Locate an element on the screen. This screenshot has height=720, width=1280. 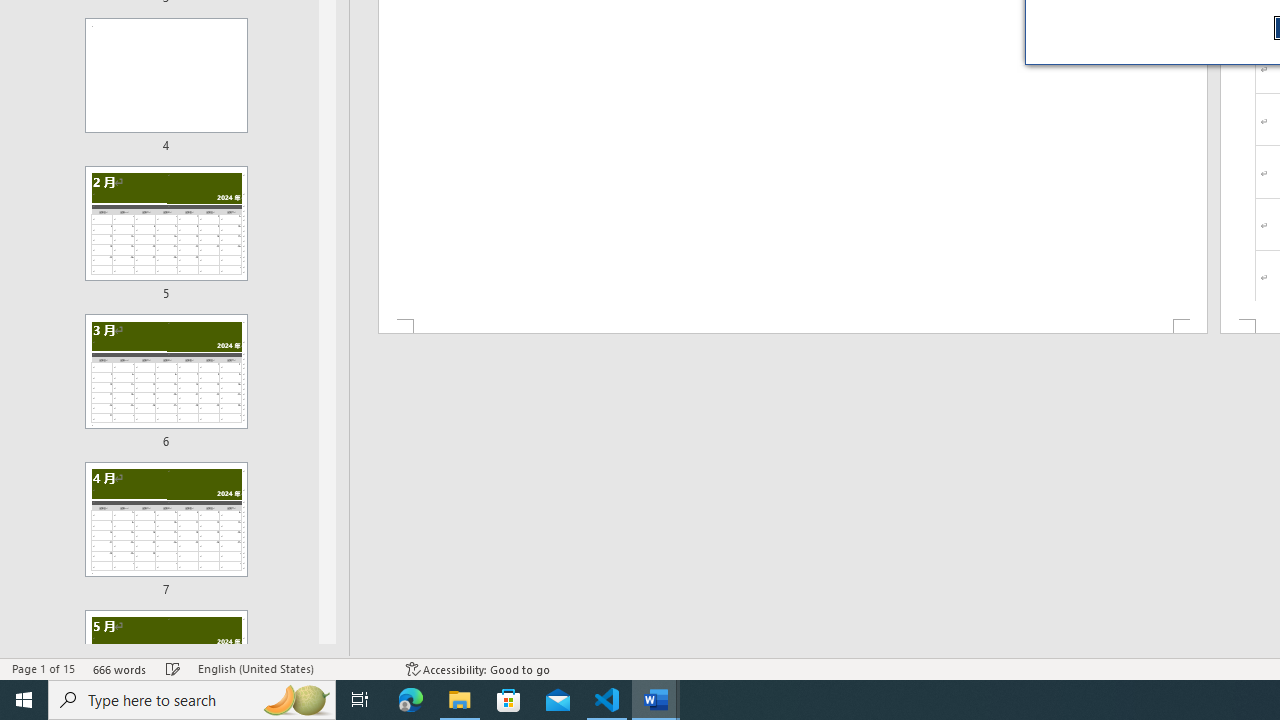
'Microsoft Store' is located at coordinates (509, 698).